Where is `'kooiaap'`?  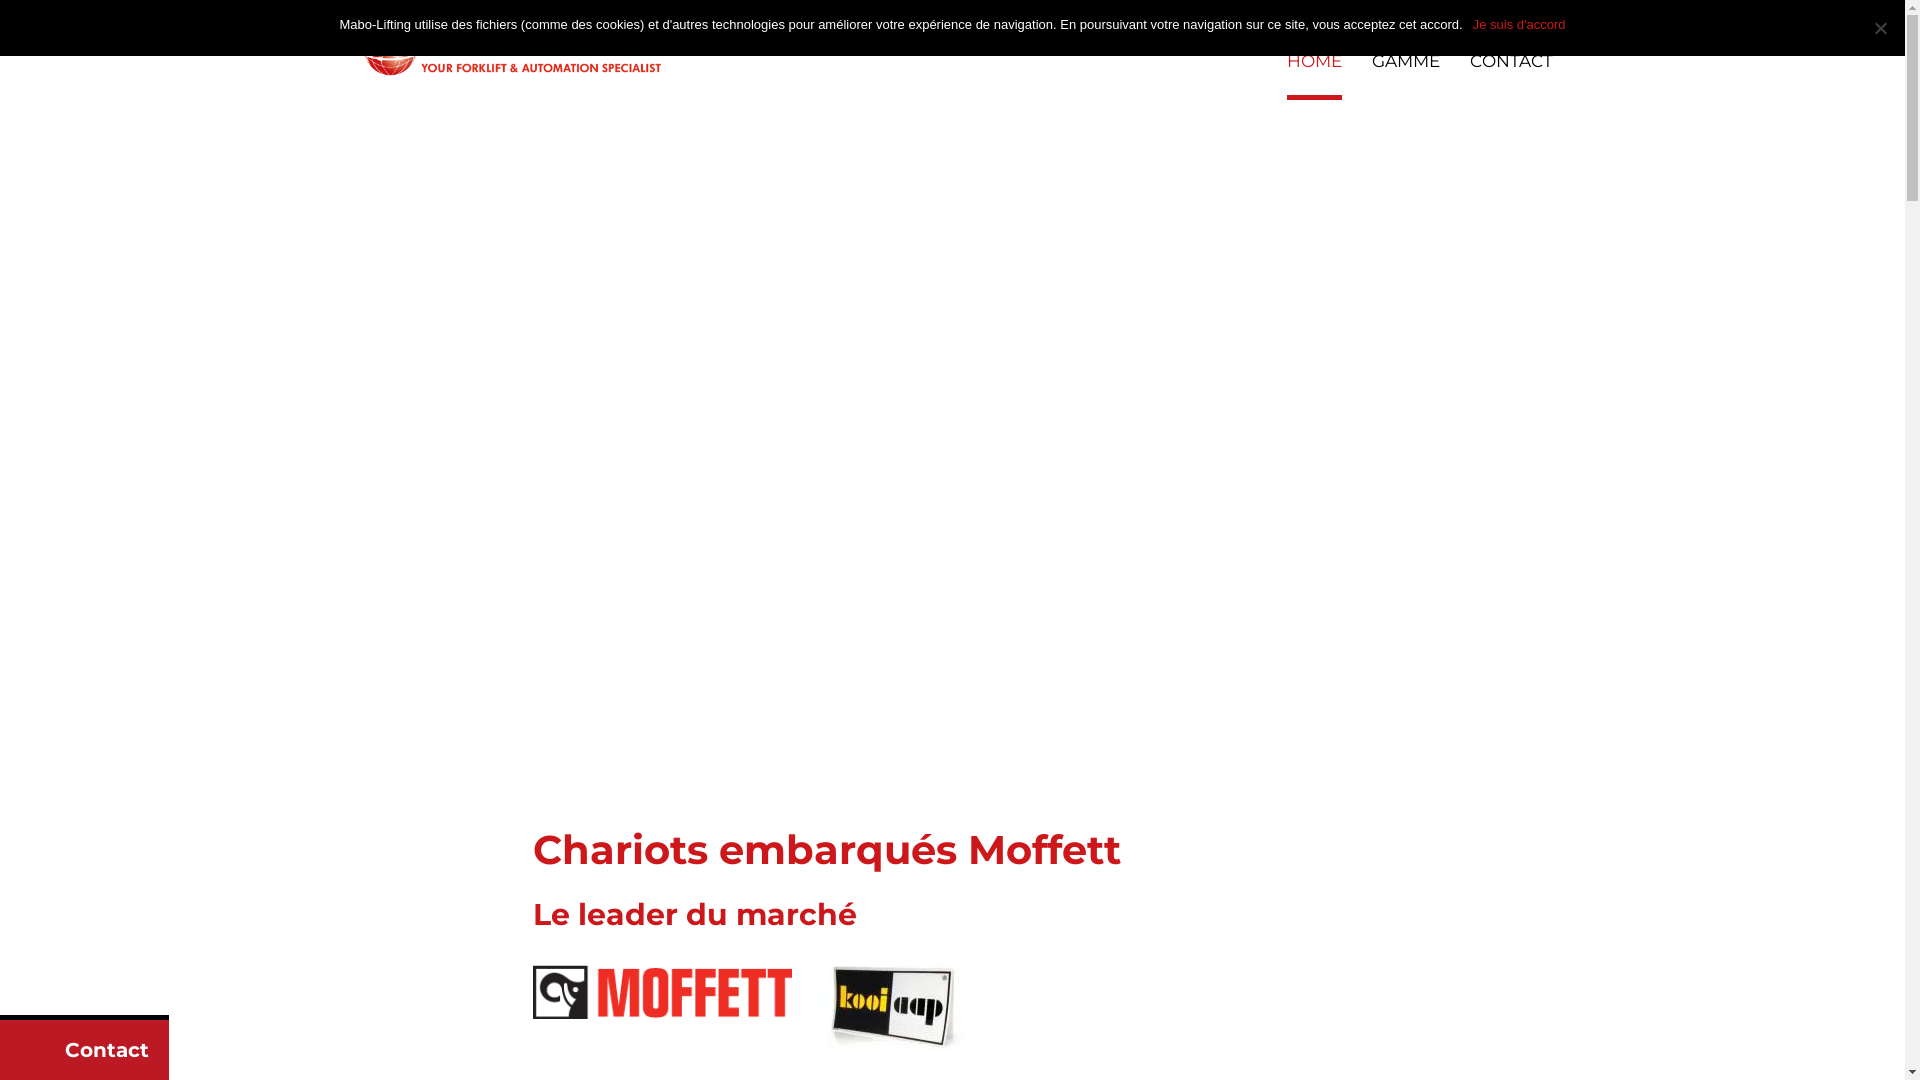
'kooiaap' is located at coordinates (821, 1007).